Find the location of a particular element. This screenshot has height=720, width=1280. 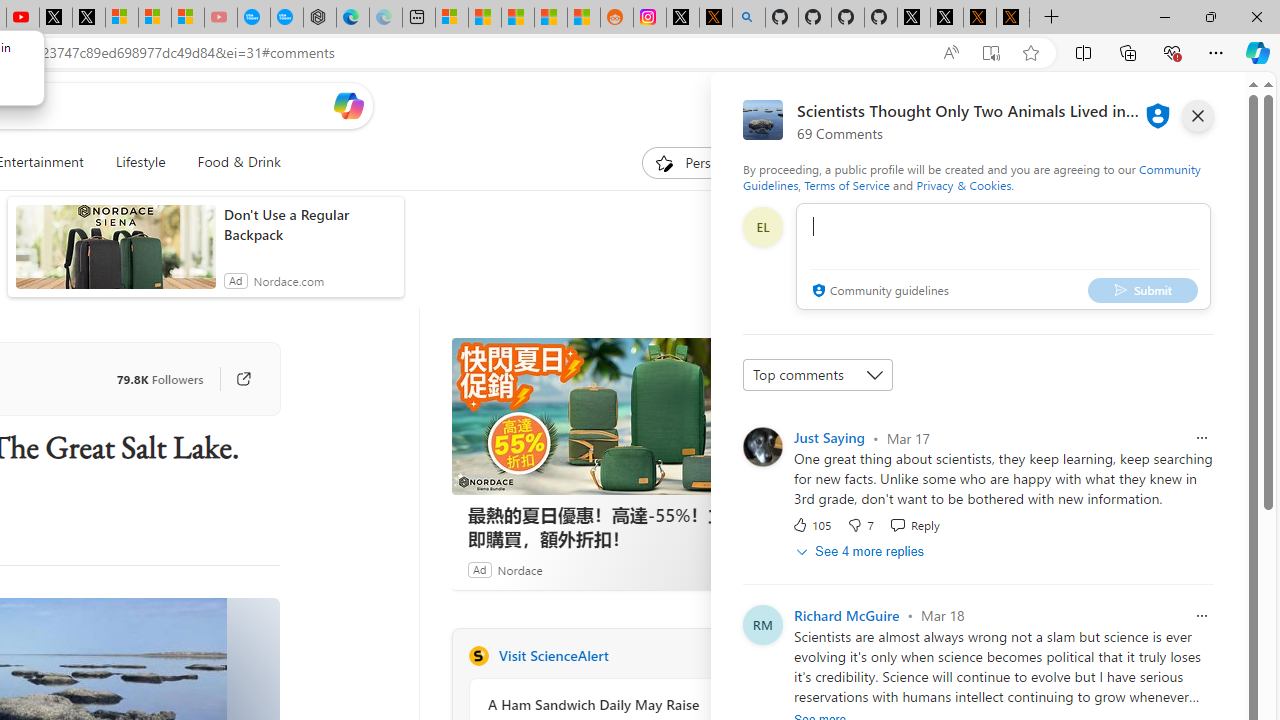

'Shanghai, China Weather trends | Microsoft Weather' is located at coordinates (583, 17).